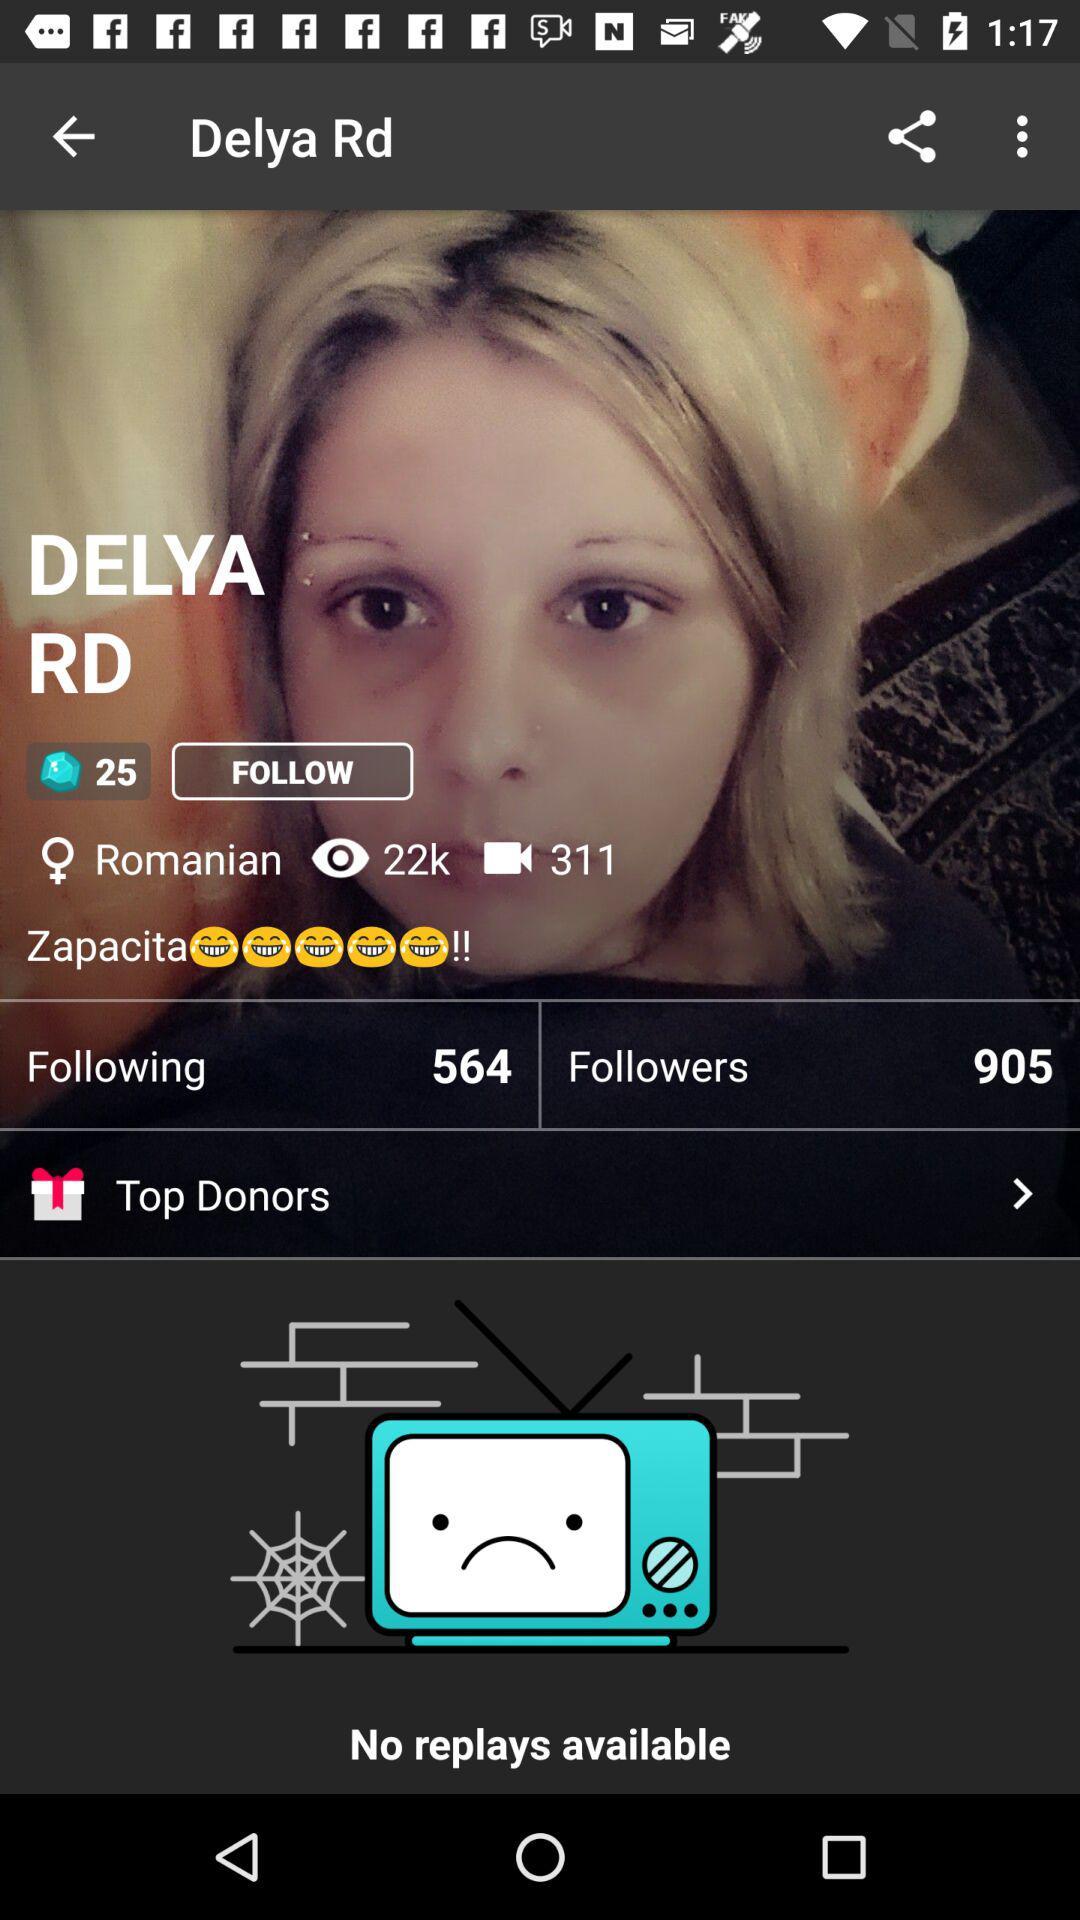 This screenshot has height=1920, width=1080. Describe the element at coordinates (87, 770) in the screenshot. I see `the item below delya` at that location.